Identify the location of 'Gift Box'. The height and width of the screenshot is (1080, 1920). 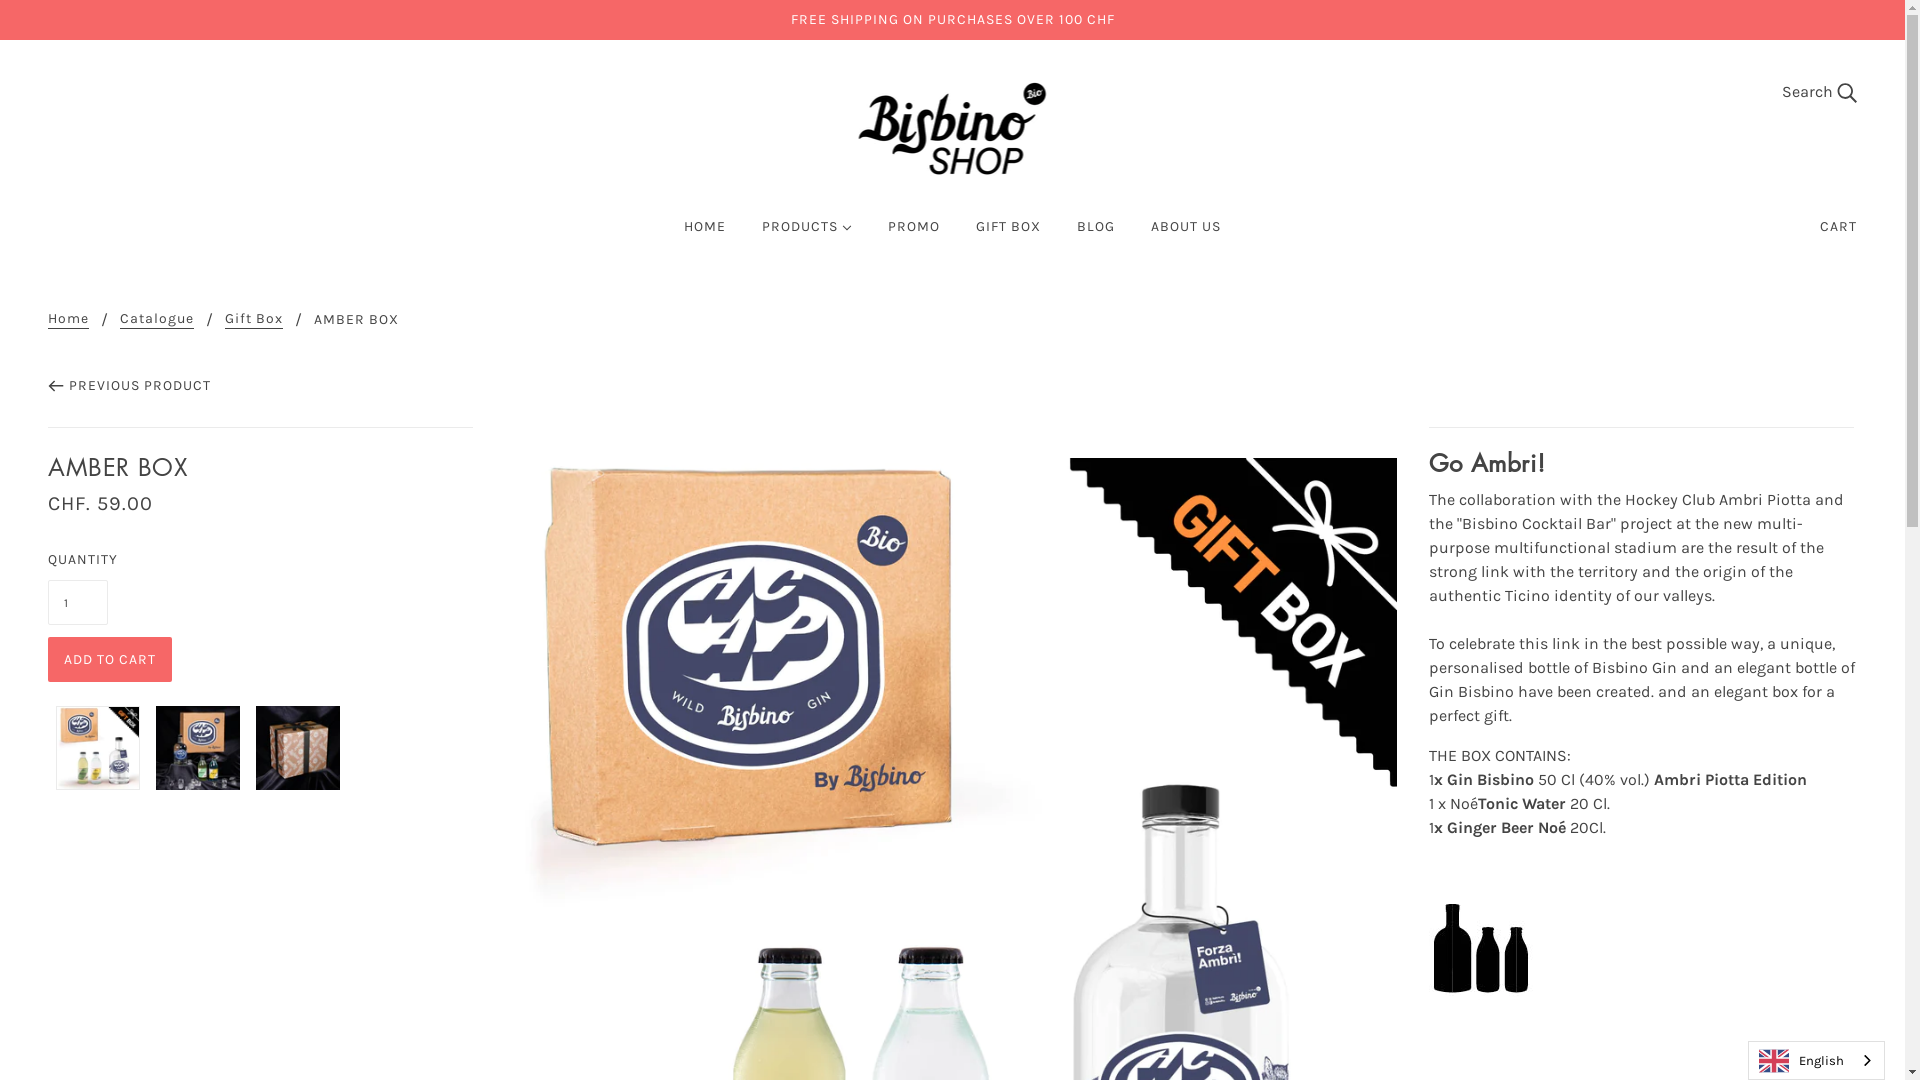
(253, 319).